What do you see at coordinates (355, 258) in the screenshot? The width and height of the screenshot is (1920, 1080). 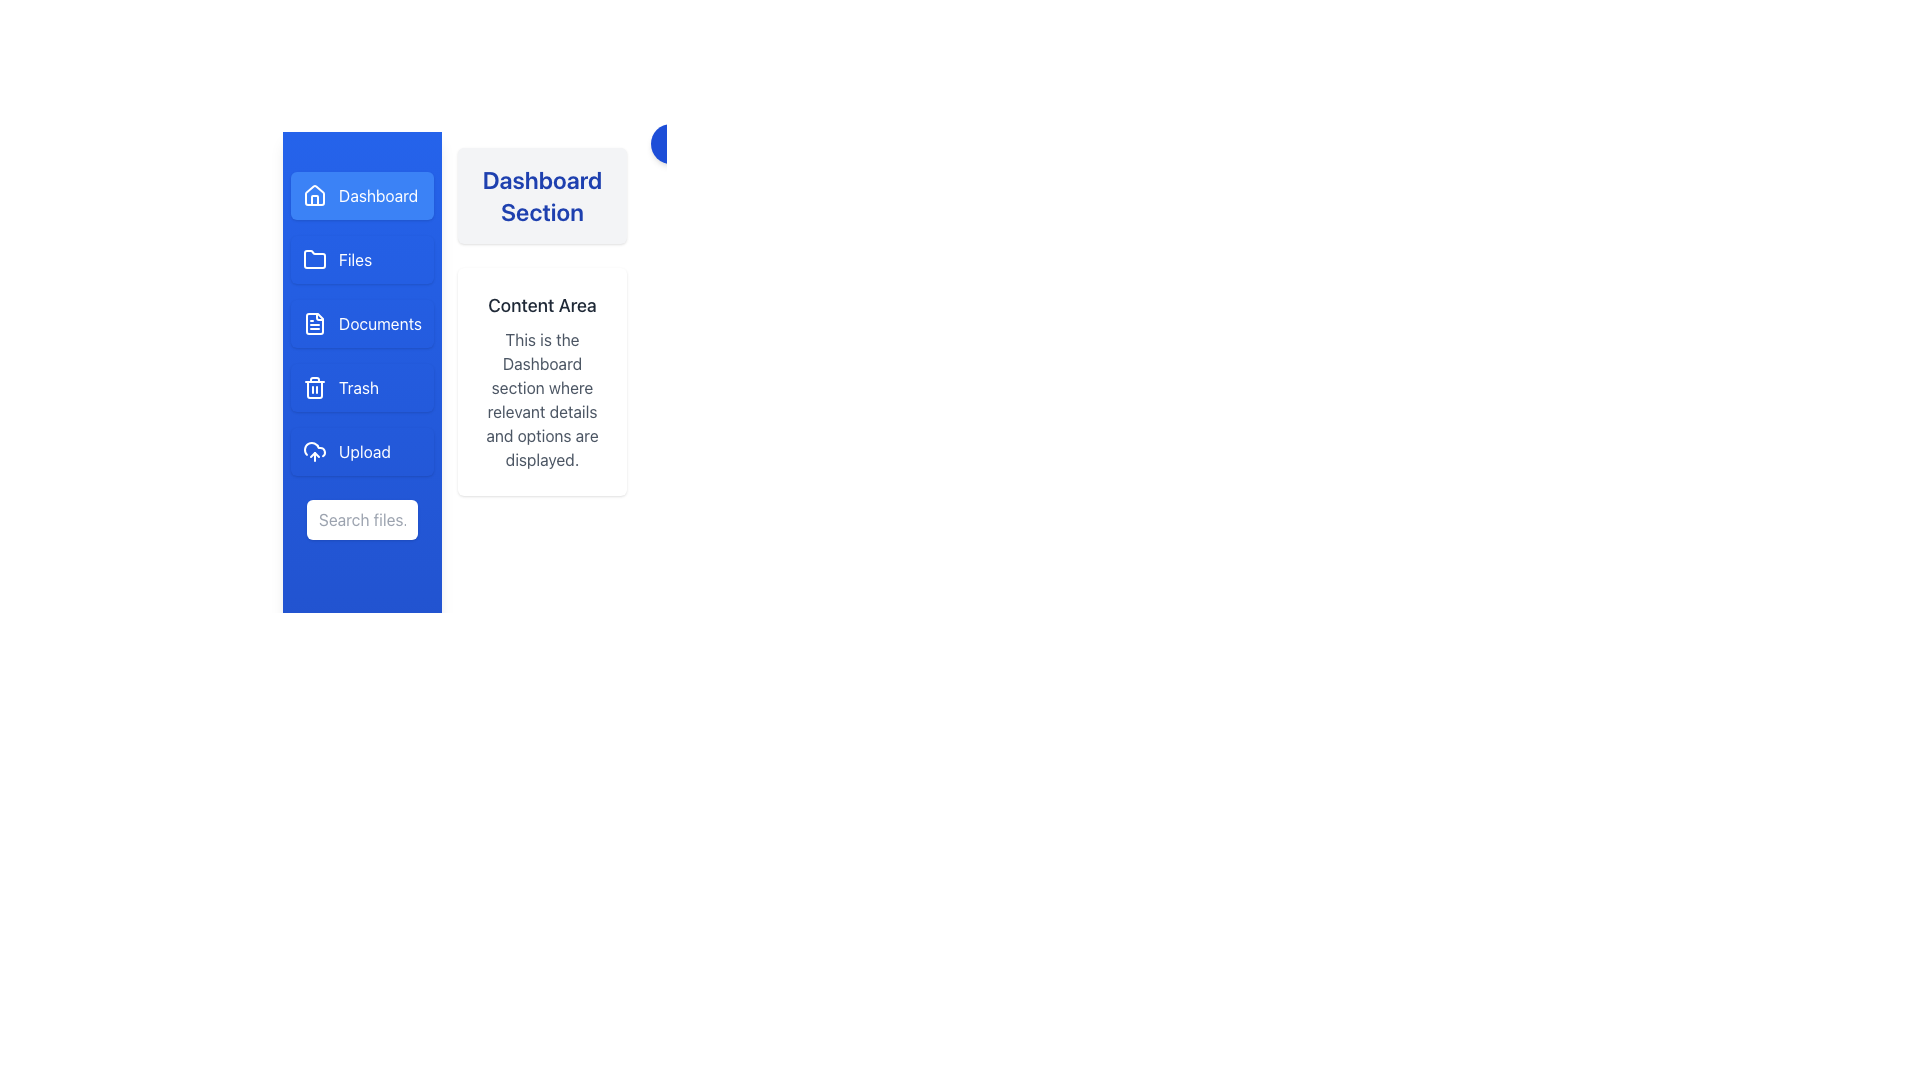 I see `the 'Files' text label located in the vertical navigation menu, directly below the 'Dashboard' and above the 'Documents' item` at bounding box center [355, 258].